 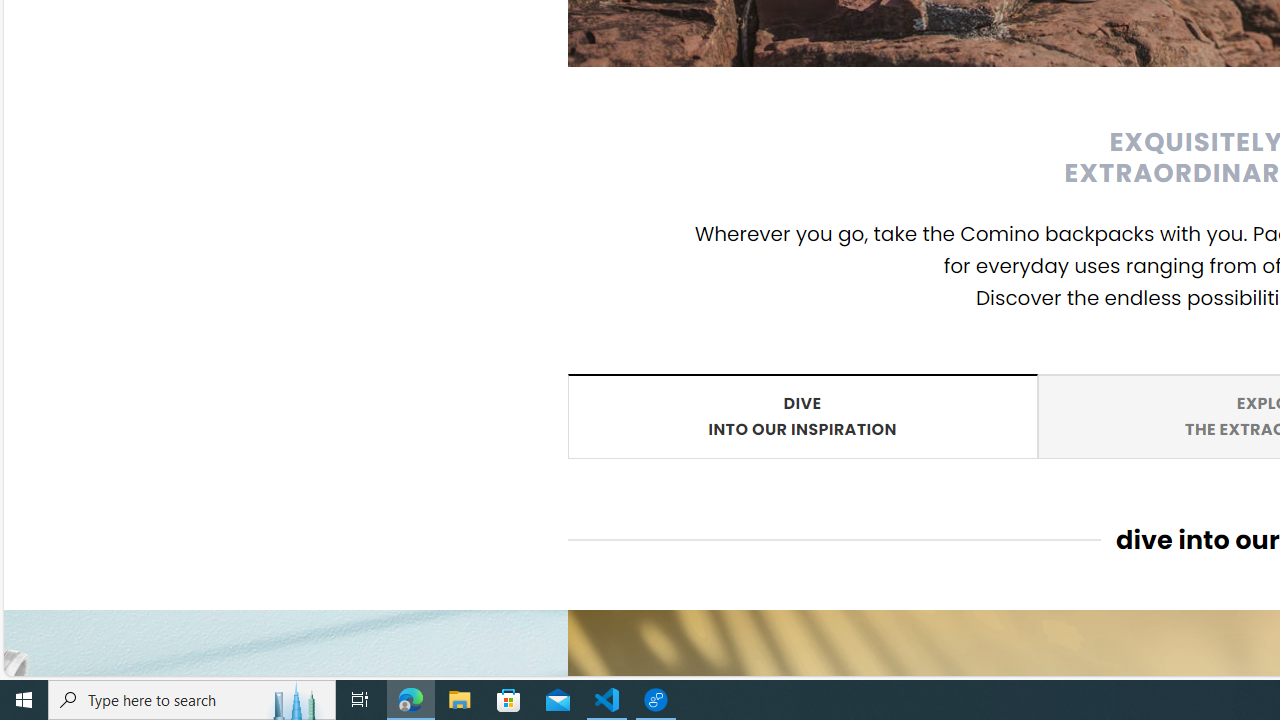 I want to click on 'DIVE INTO OUR INSPIRATION', so click(x=802, y=414).